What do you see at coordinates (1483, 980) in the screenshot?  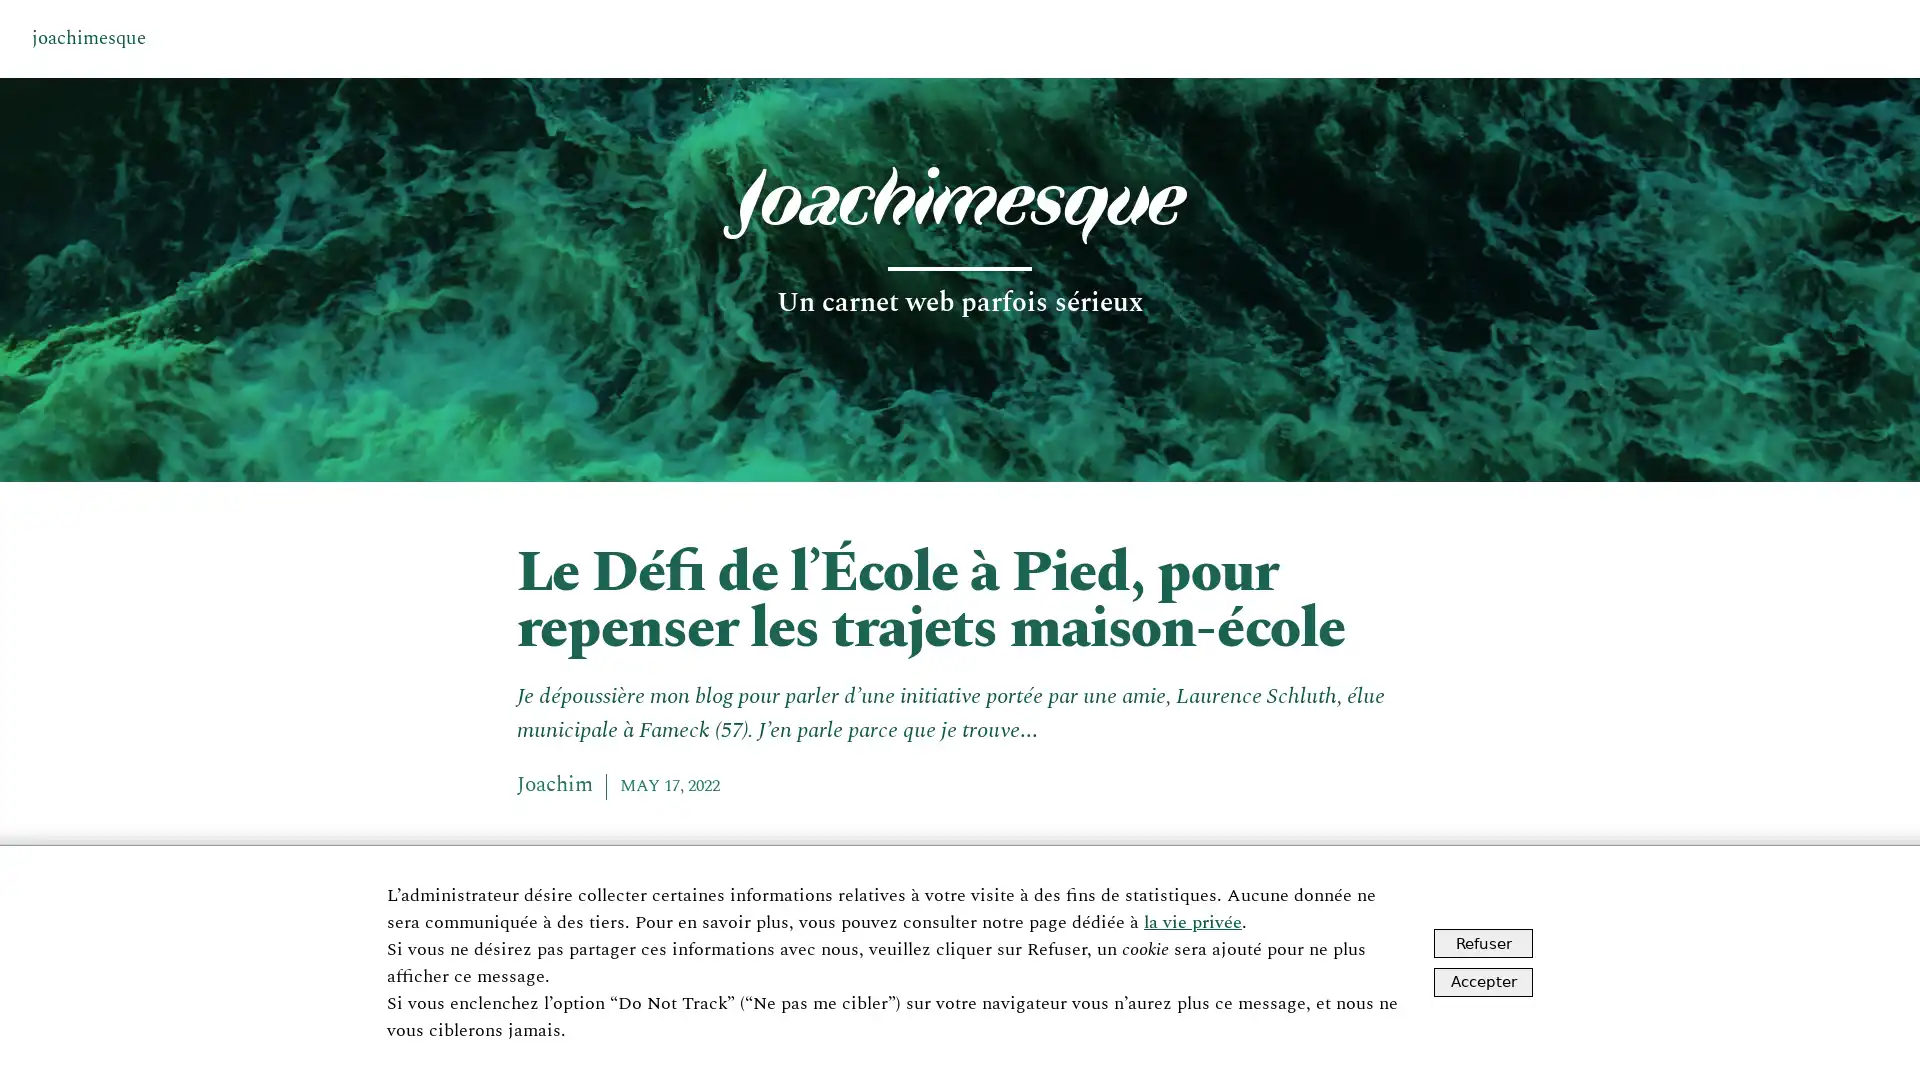 I see `Accepter` at bounding box center [1483, 980].